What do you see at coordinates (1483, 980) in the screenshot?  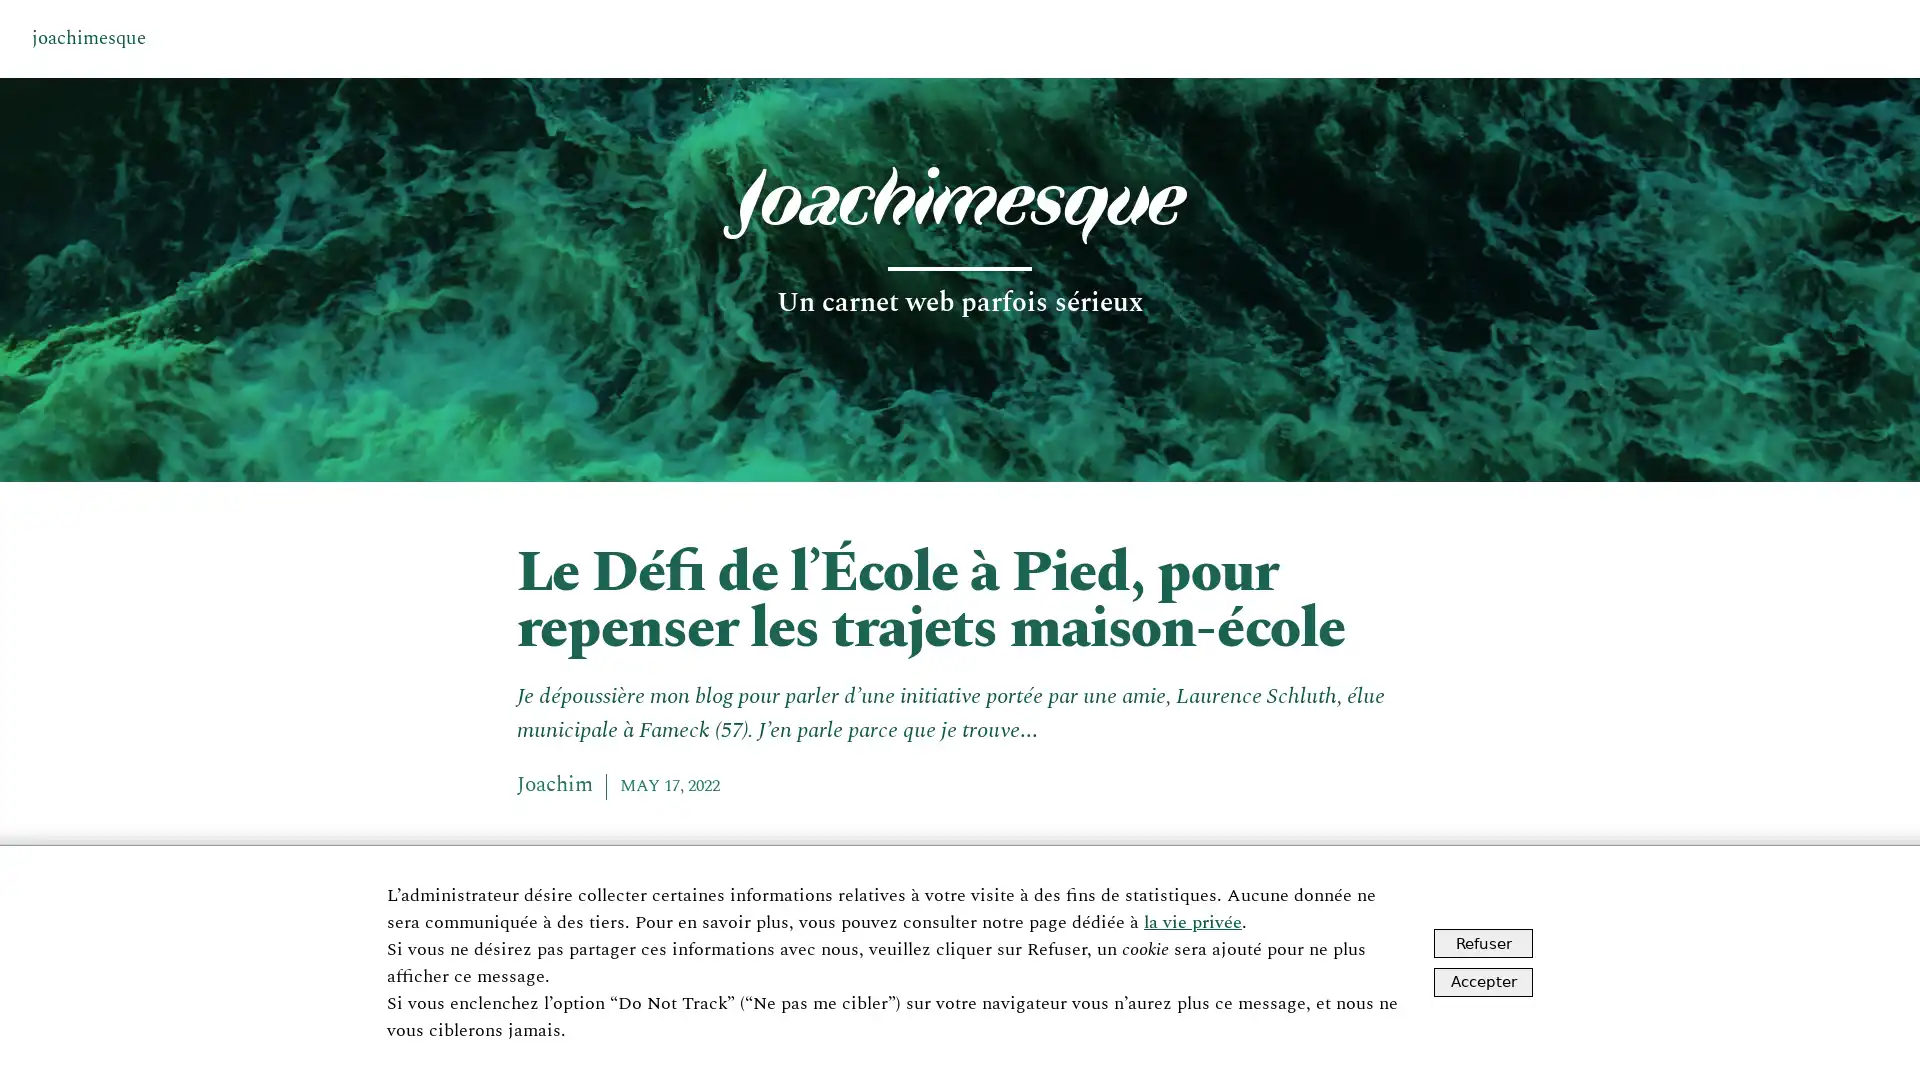 I see `Accepter` at bounding box center [1483, 980].